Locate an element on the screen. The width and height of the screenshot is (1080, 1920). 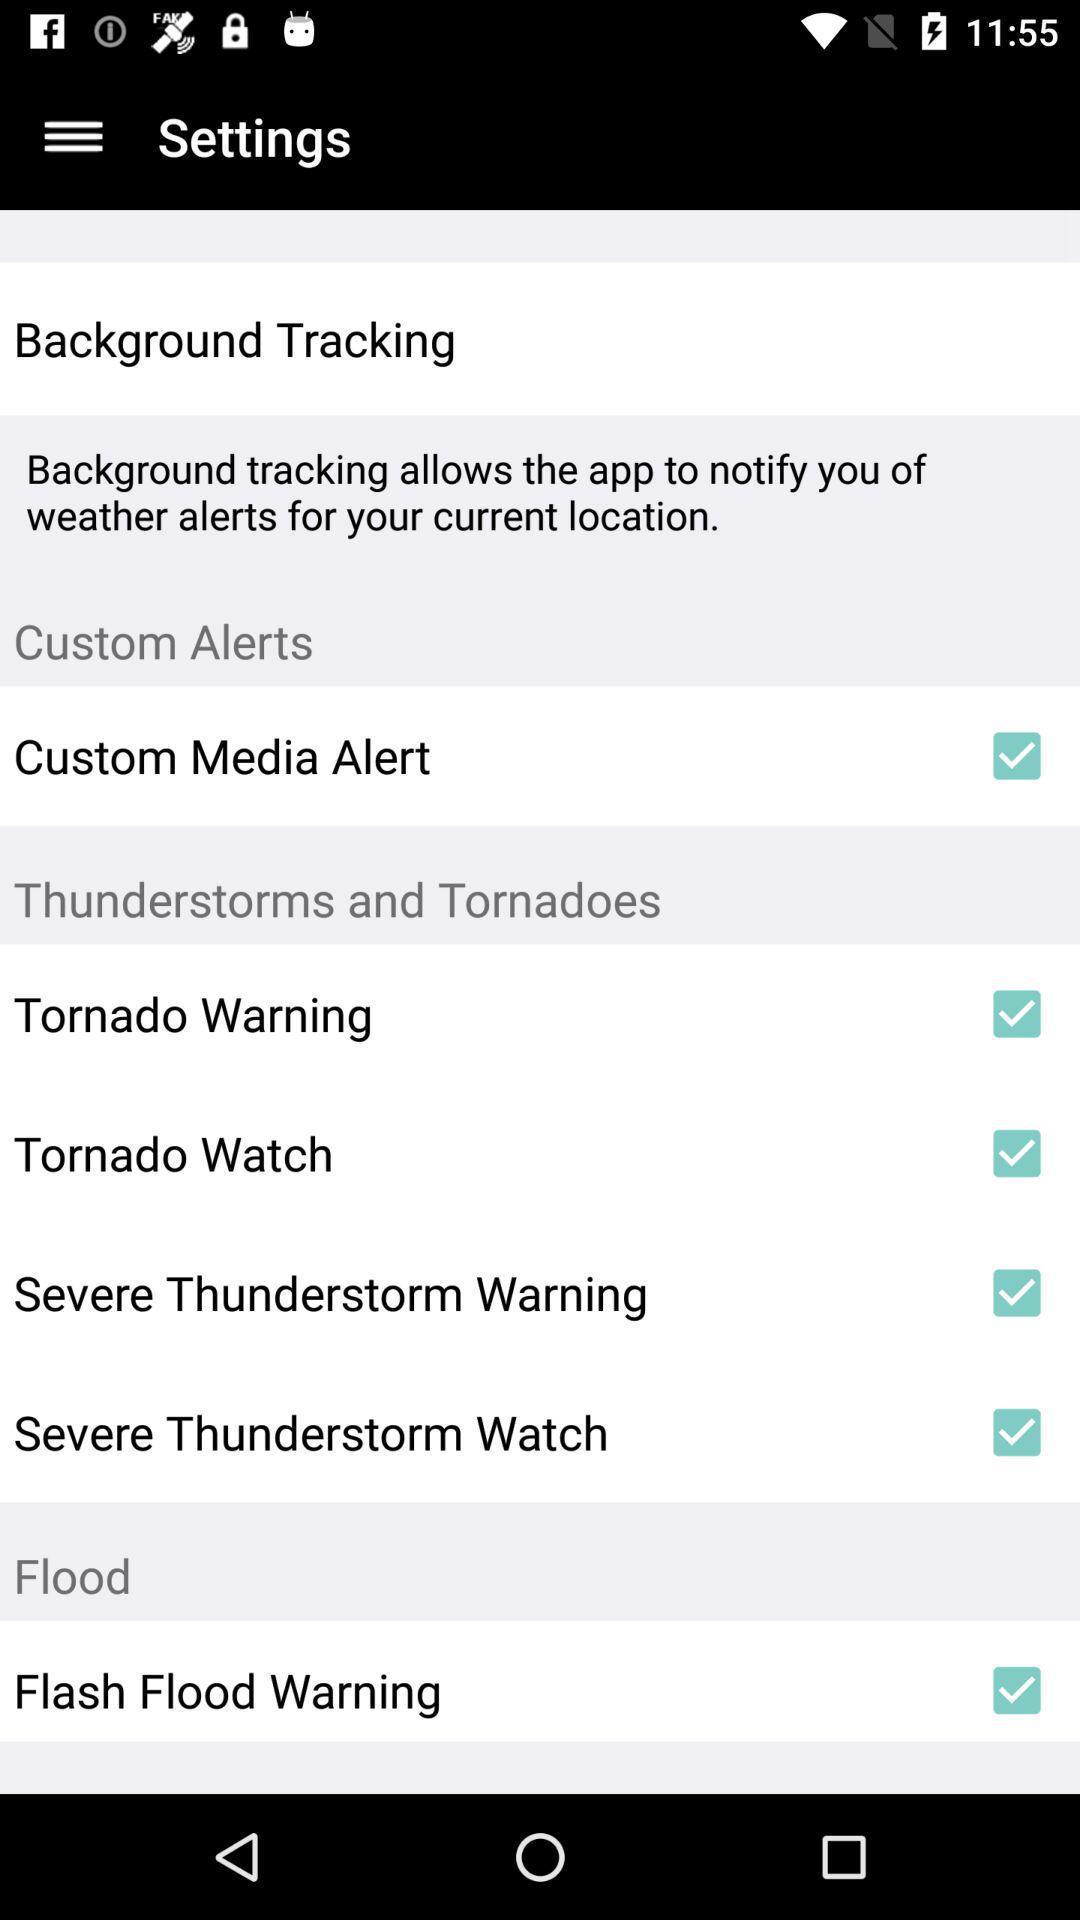
icon above thunderstorms and tornadoes item is located at coordinates (1017, 754).